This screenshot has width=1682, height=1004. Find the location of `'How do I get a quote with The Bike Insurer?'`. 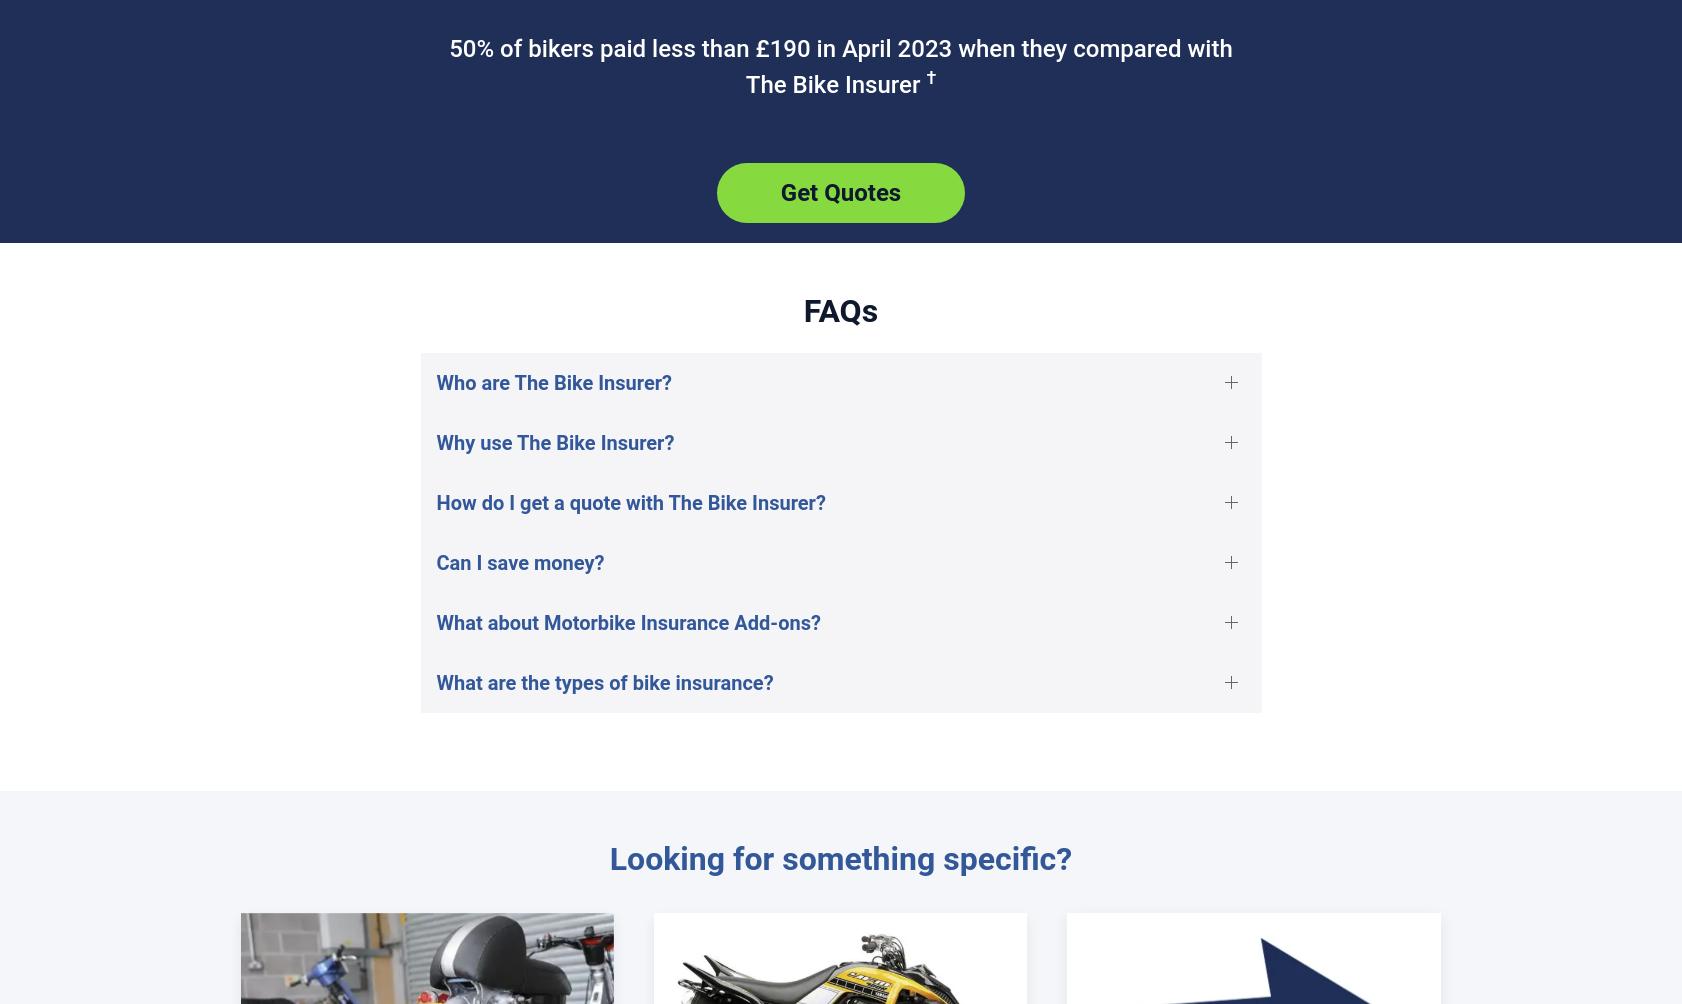

'How do I get a quote with The Bike Insurer?' is located at coordinates (630, 502).